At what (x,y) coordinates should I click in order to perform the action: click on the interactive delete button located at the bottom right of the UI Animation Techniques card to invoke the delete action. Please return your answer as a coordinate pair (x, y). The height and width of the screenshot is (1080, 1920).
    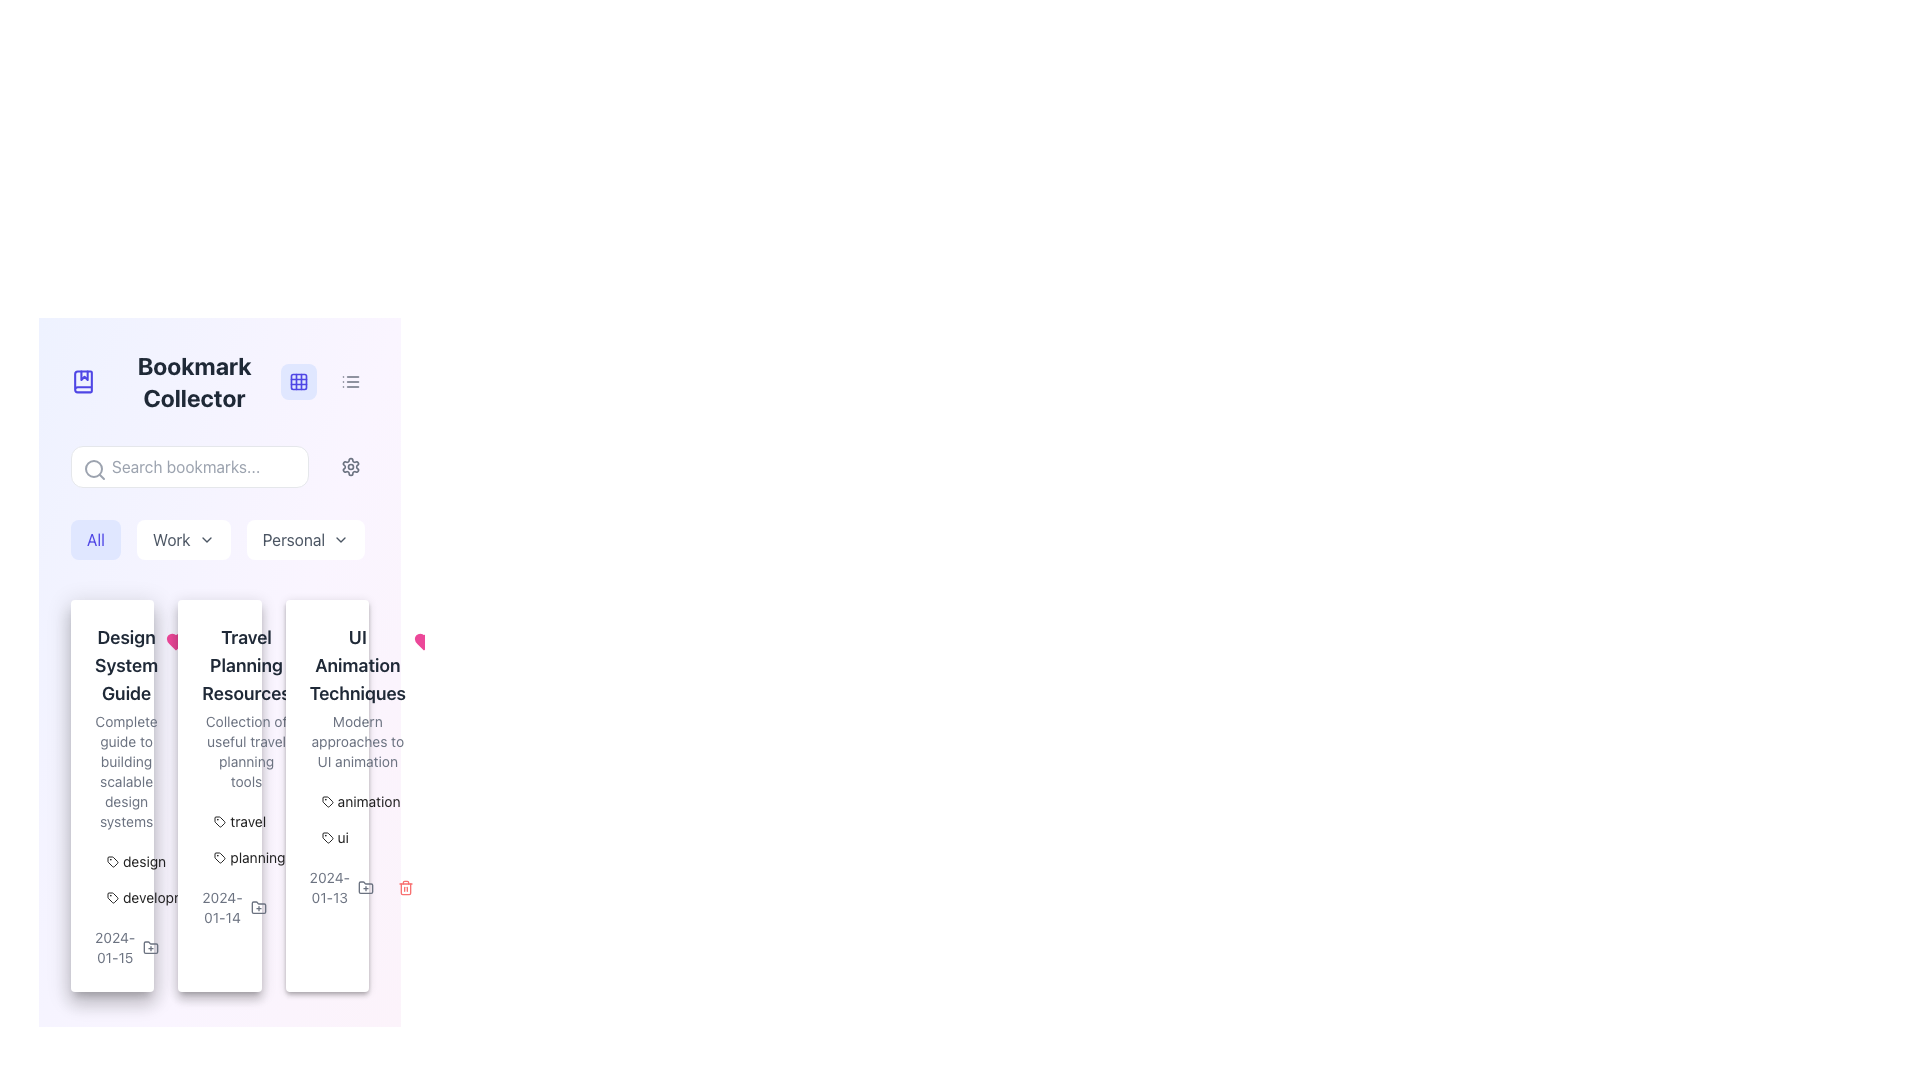
    Looking at the image, I should click on (405, 886).